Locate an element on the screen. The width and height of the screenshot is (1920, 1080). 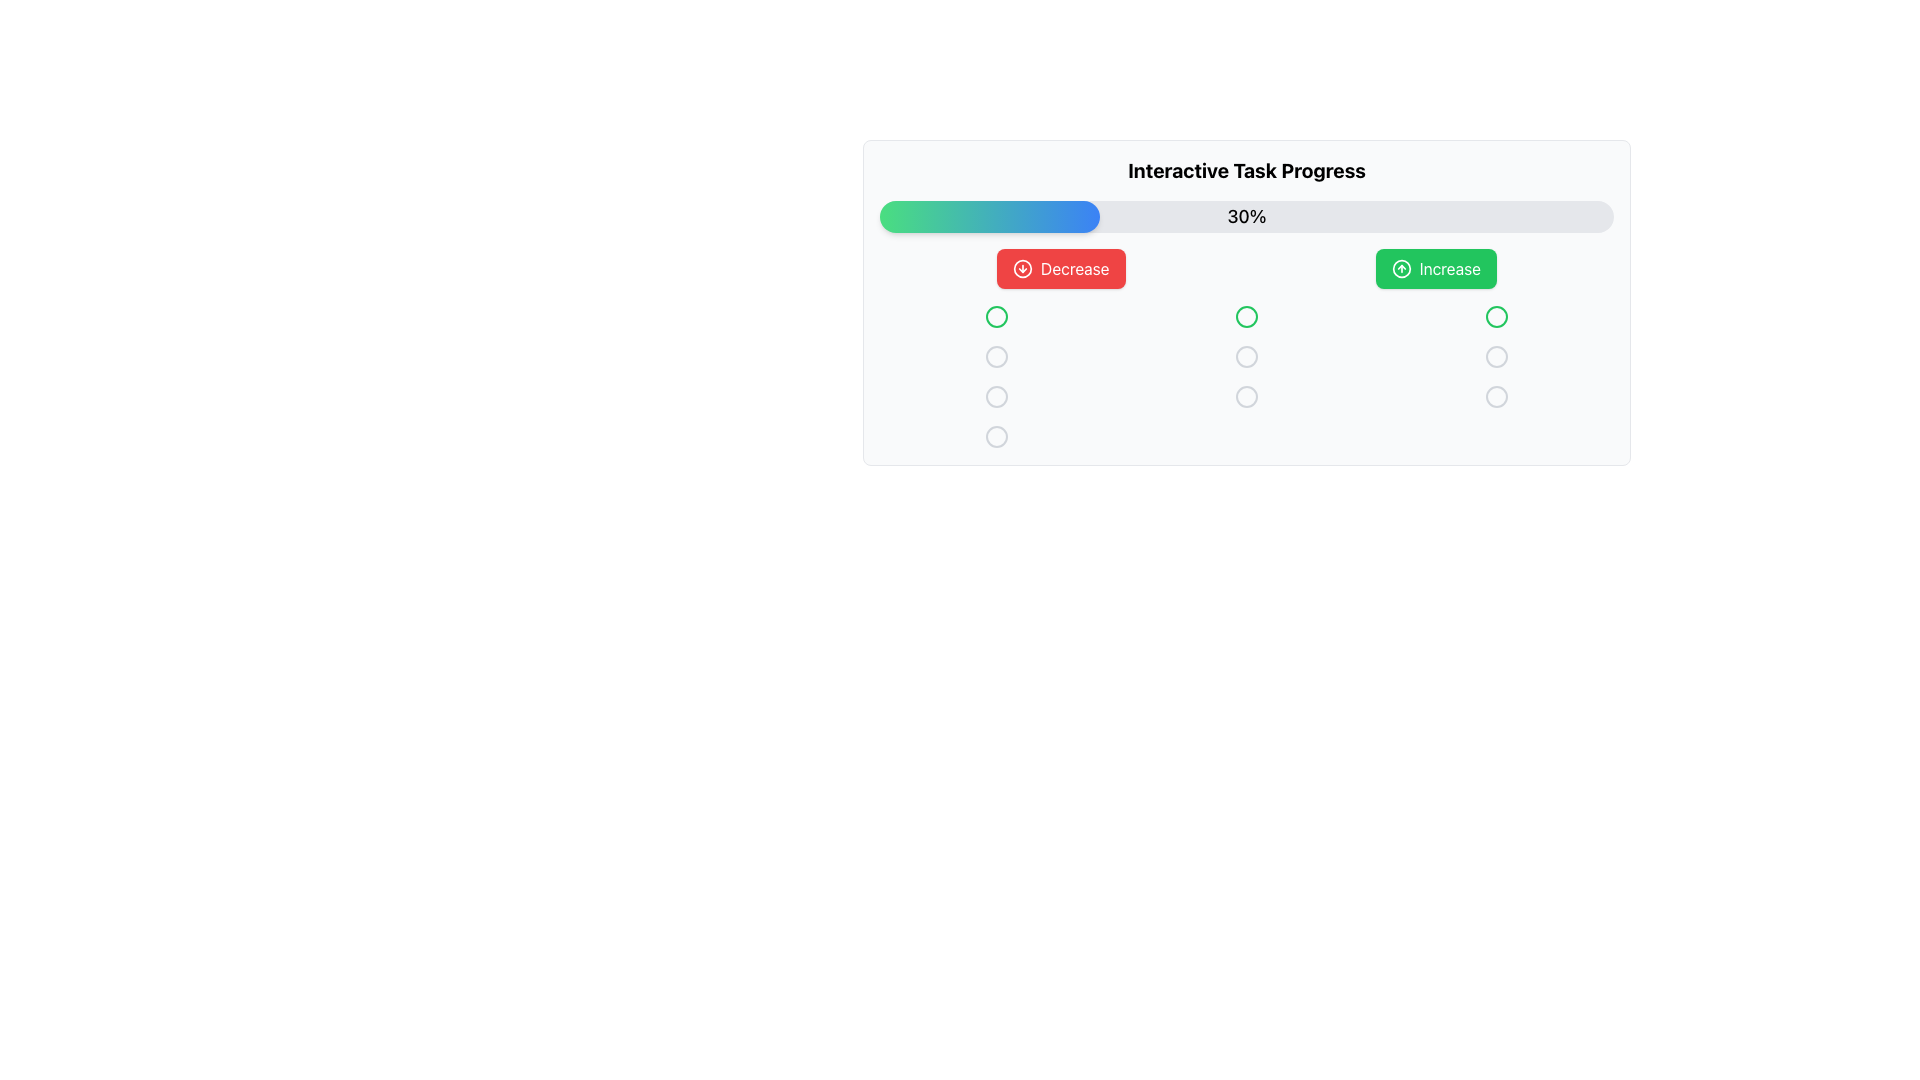
the standalone SVG circle element with a radius of 10 units, located in the right column of the central table below the 'Increase' button is located at coordinates (1246, 356).